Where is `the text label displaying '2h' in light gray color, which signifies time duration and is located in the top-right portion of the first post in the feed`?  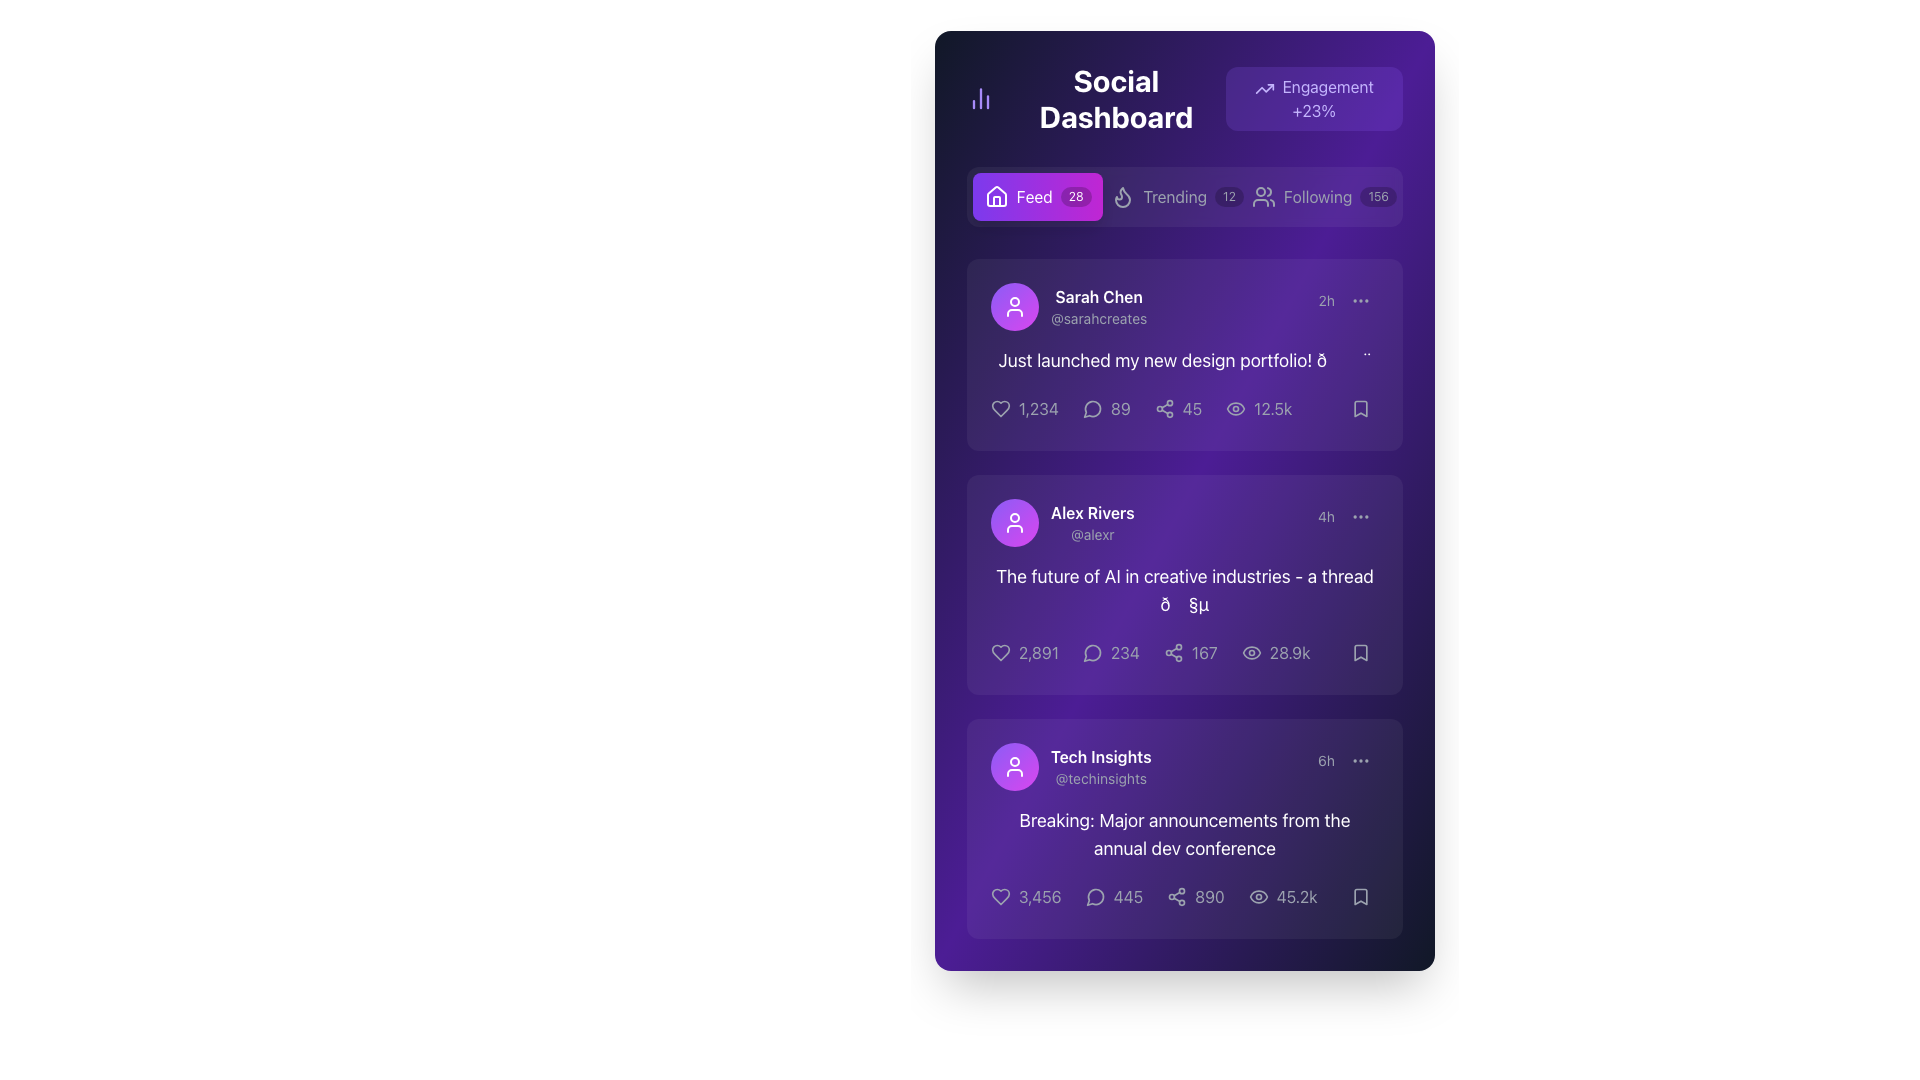
the text label displaying '2h' in light gray color, which signifies time duration and is located in the top-right portion of the first post in the feed is located at coordinates (1326, 300).